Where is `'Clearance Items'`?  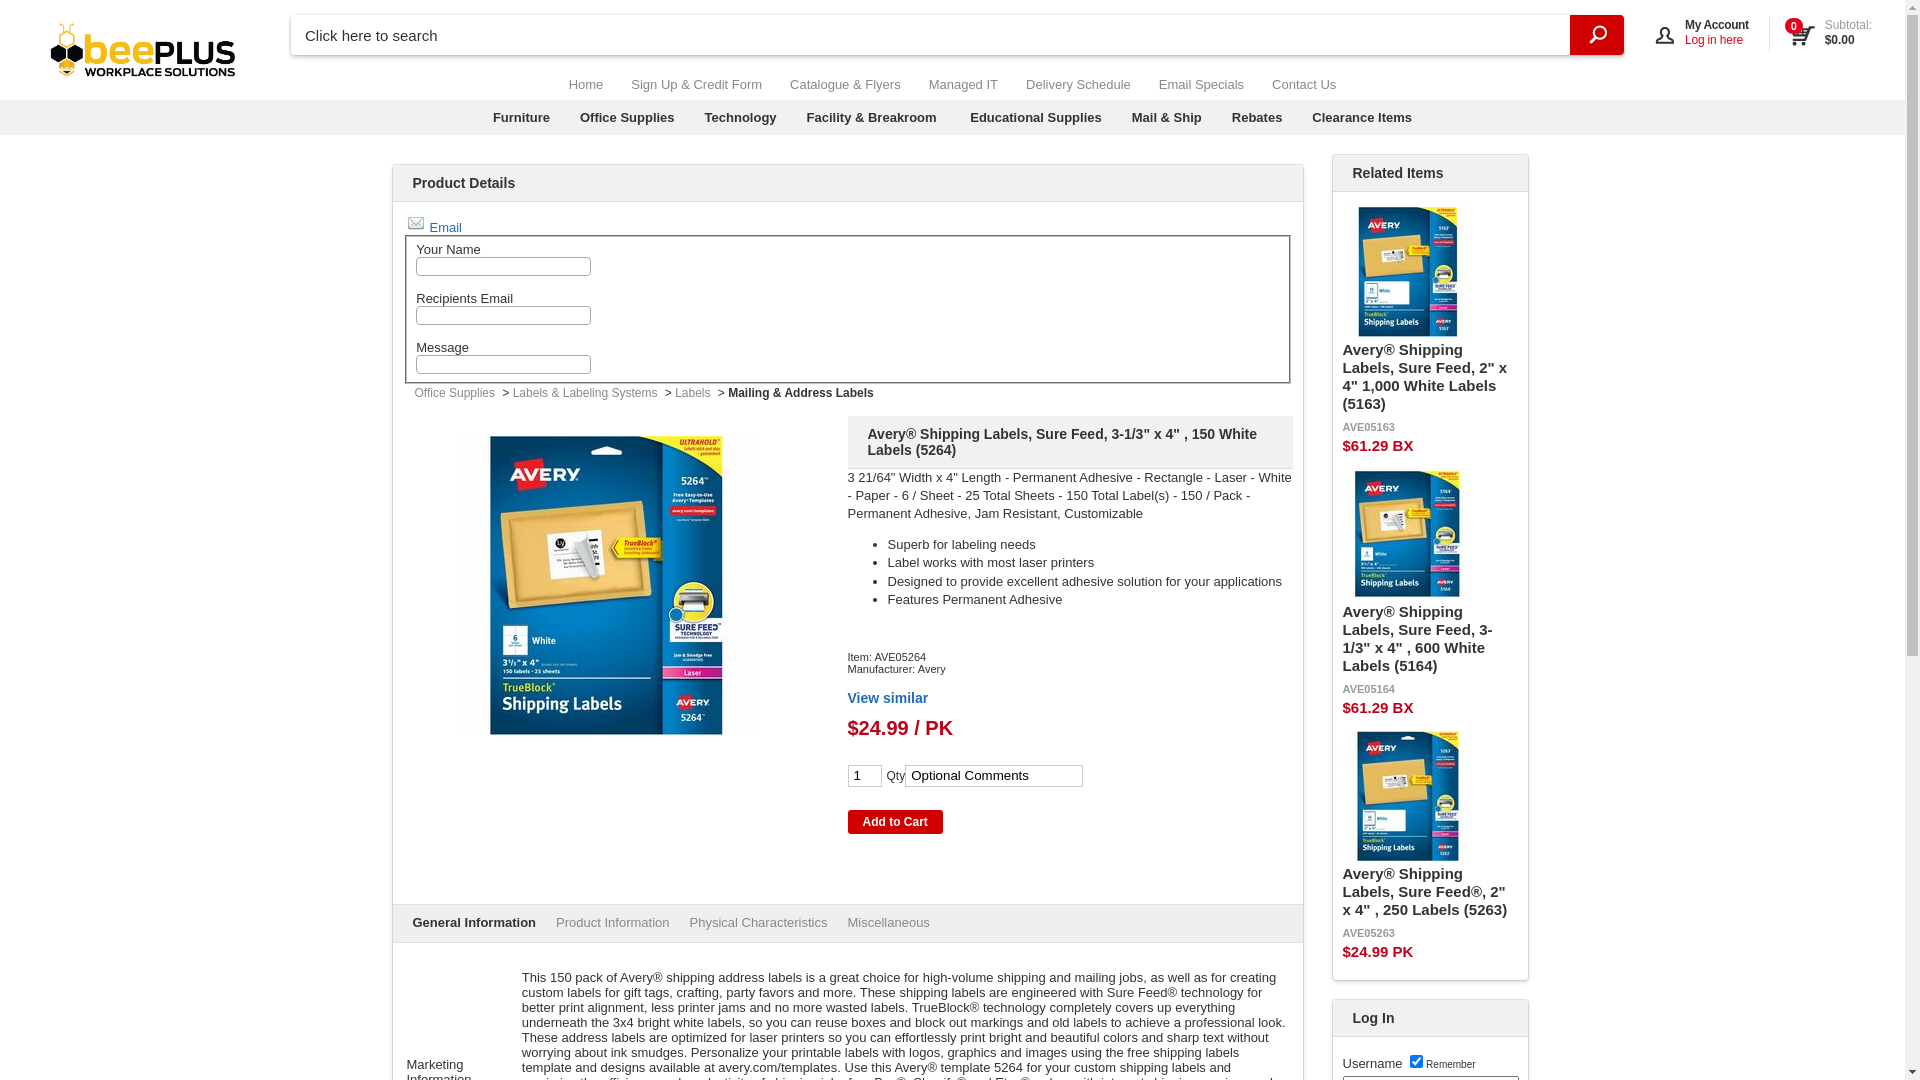 'Clearance Items' is located at coordinates (1361, 117).